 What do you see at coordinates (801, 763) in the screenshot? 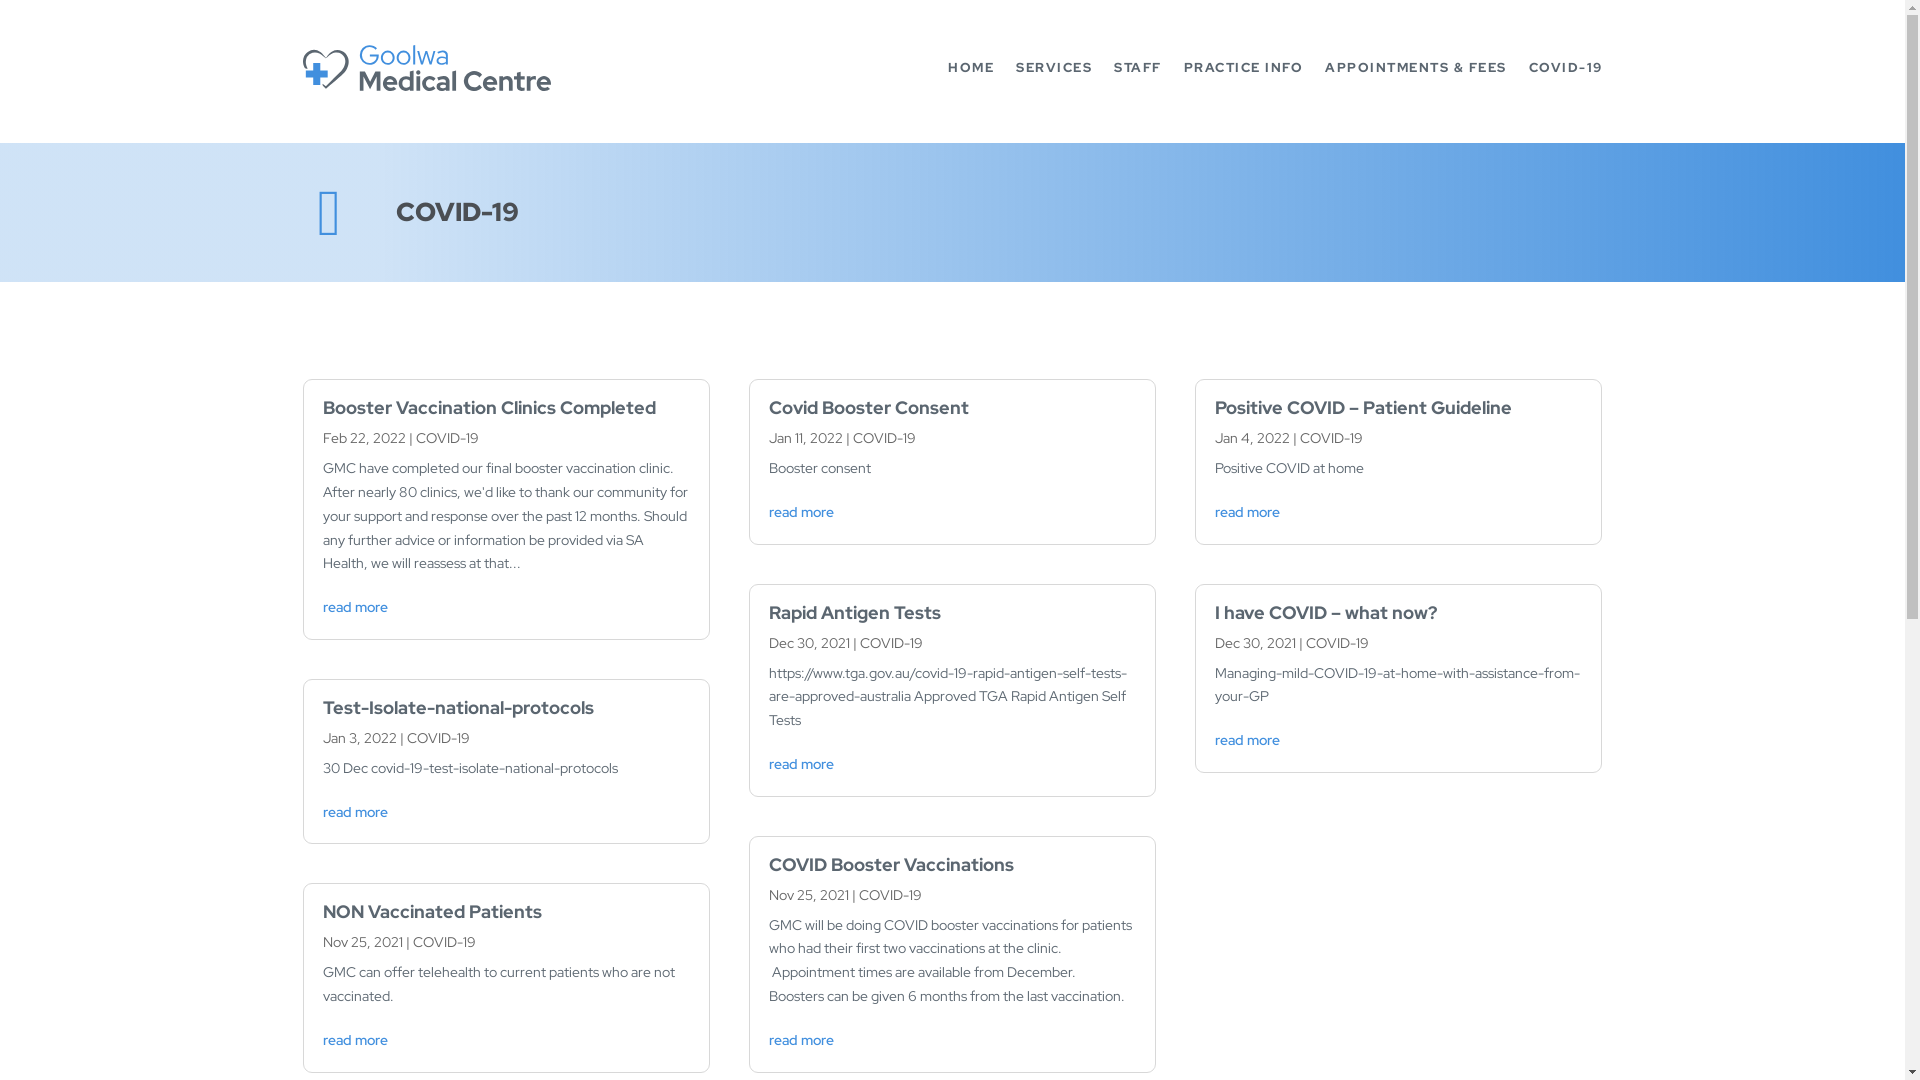
I see `'read more'` at bounding box center [801, 763].